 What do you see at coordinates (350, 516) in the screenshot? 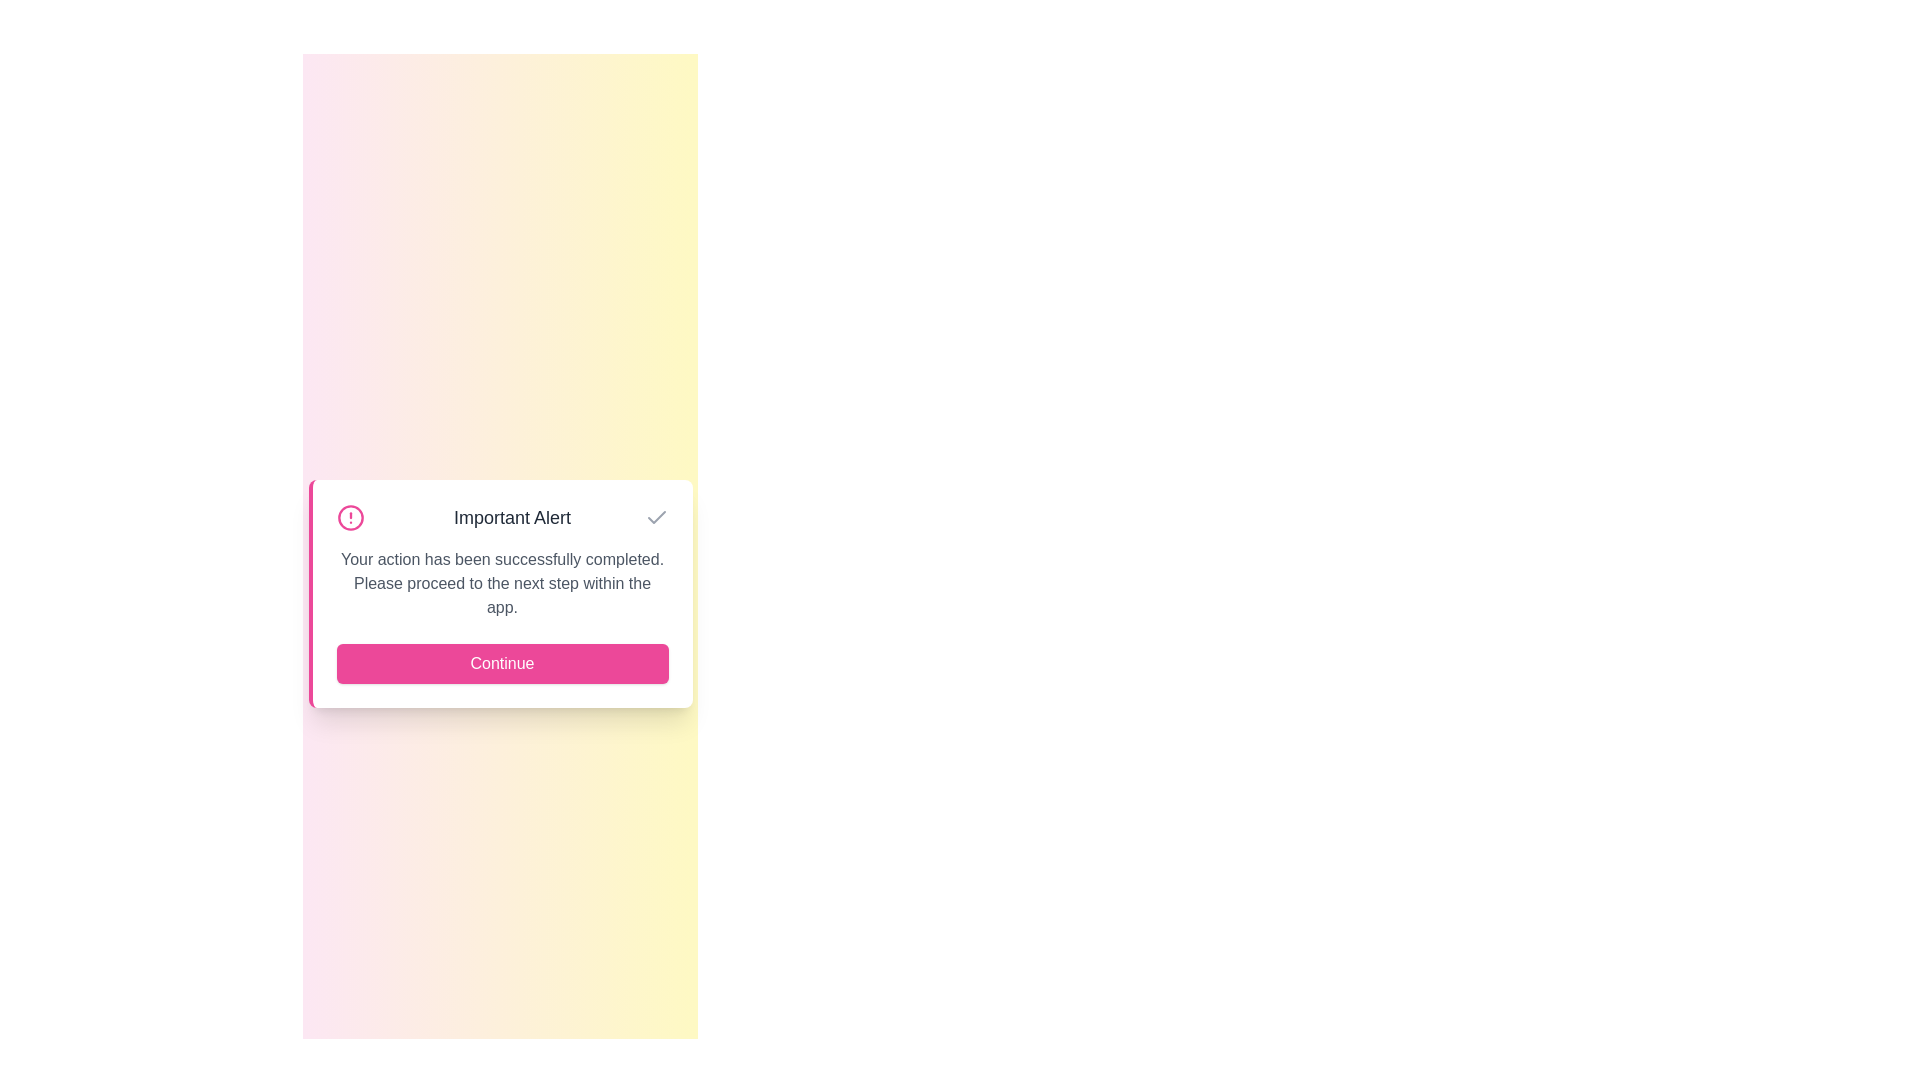
I see `the alert icon to interact with it` at bounding box center [350, 516].